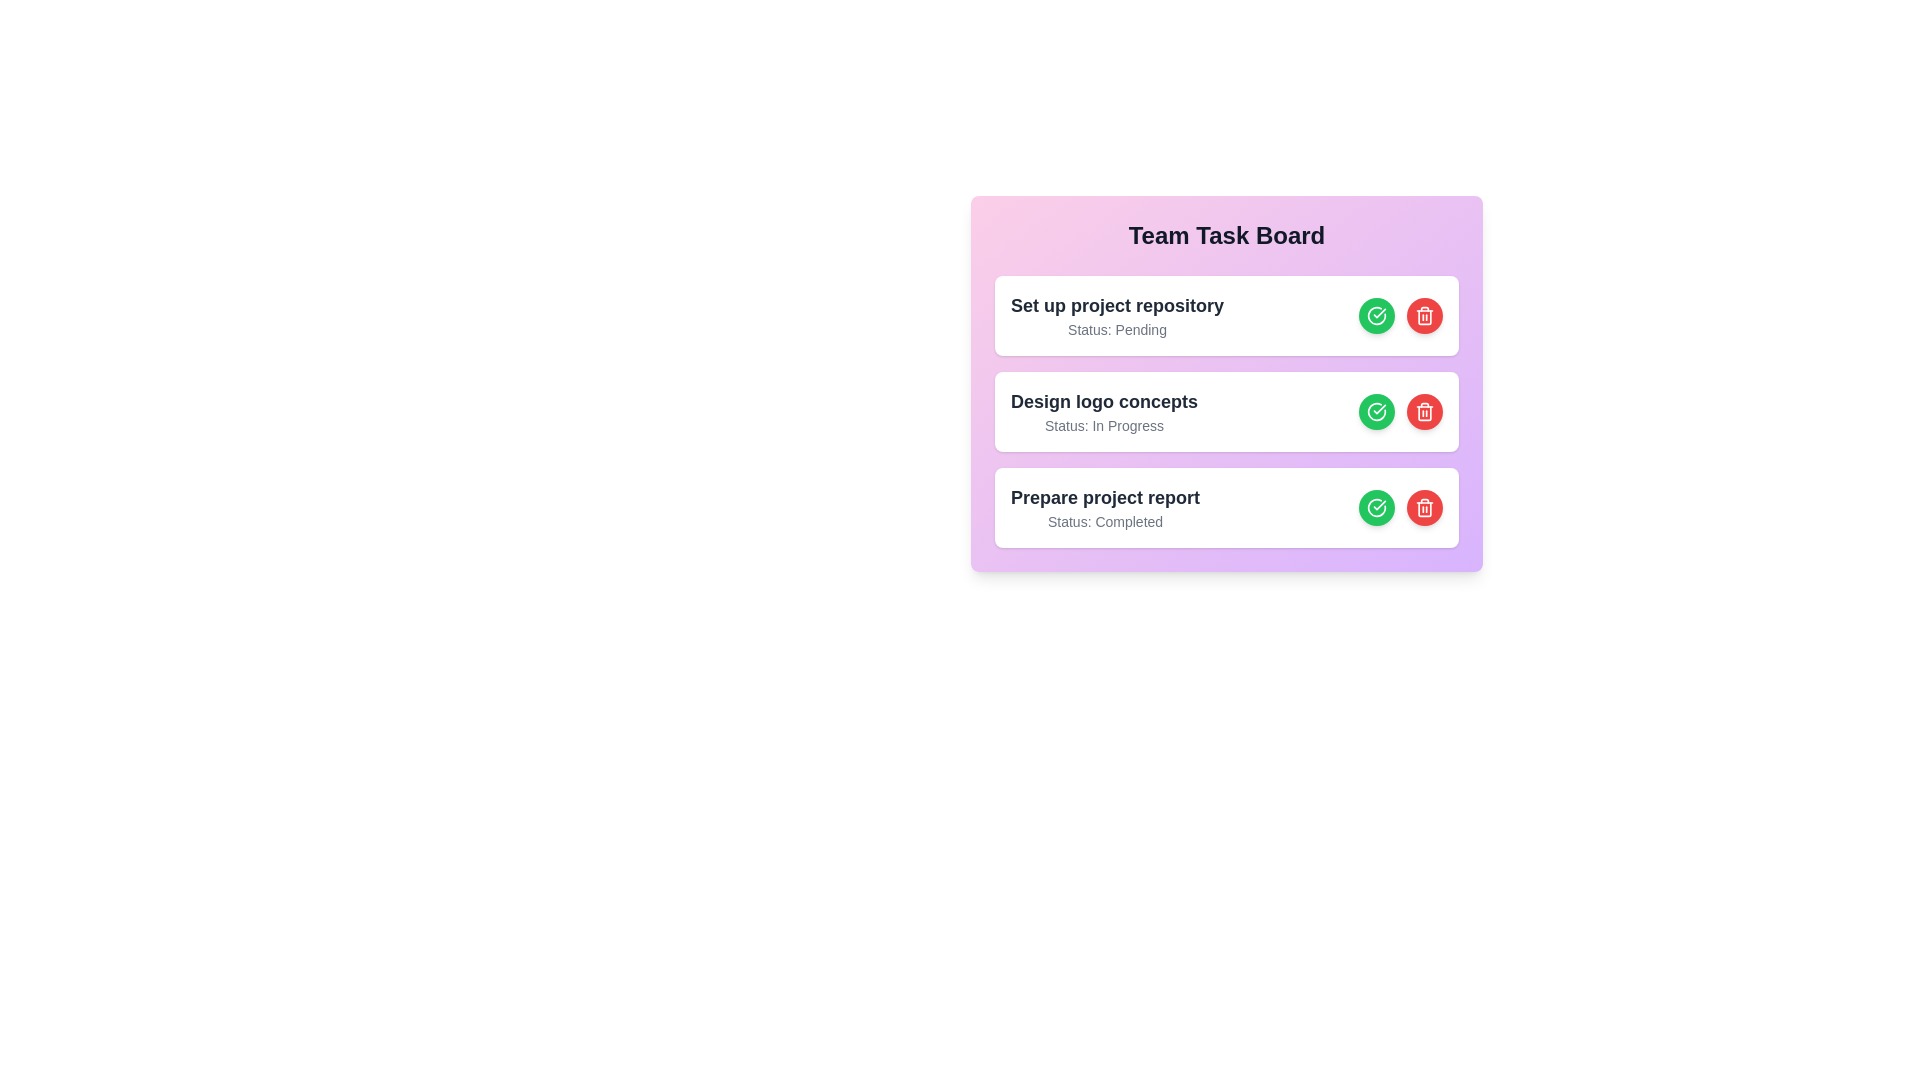 The width and height of the screenshot is (1920, 1080). I want to click on 'Complete Task' button for the task 3, so click(1376, 507).